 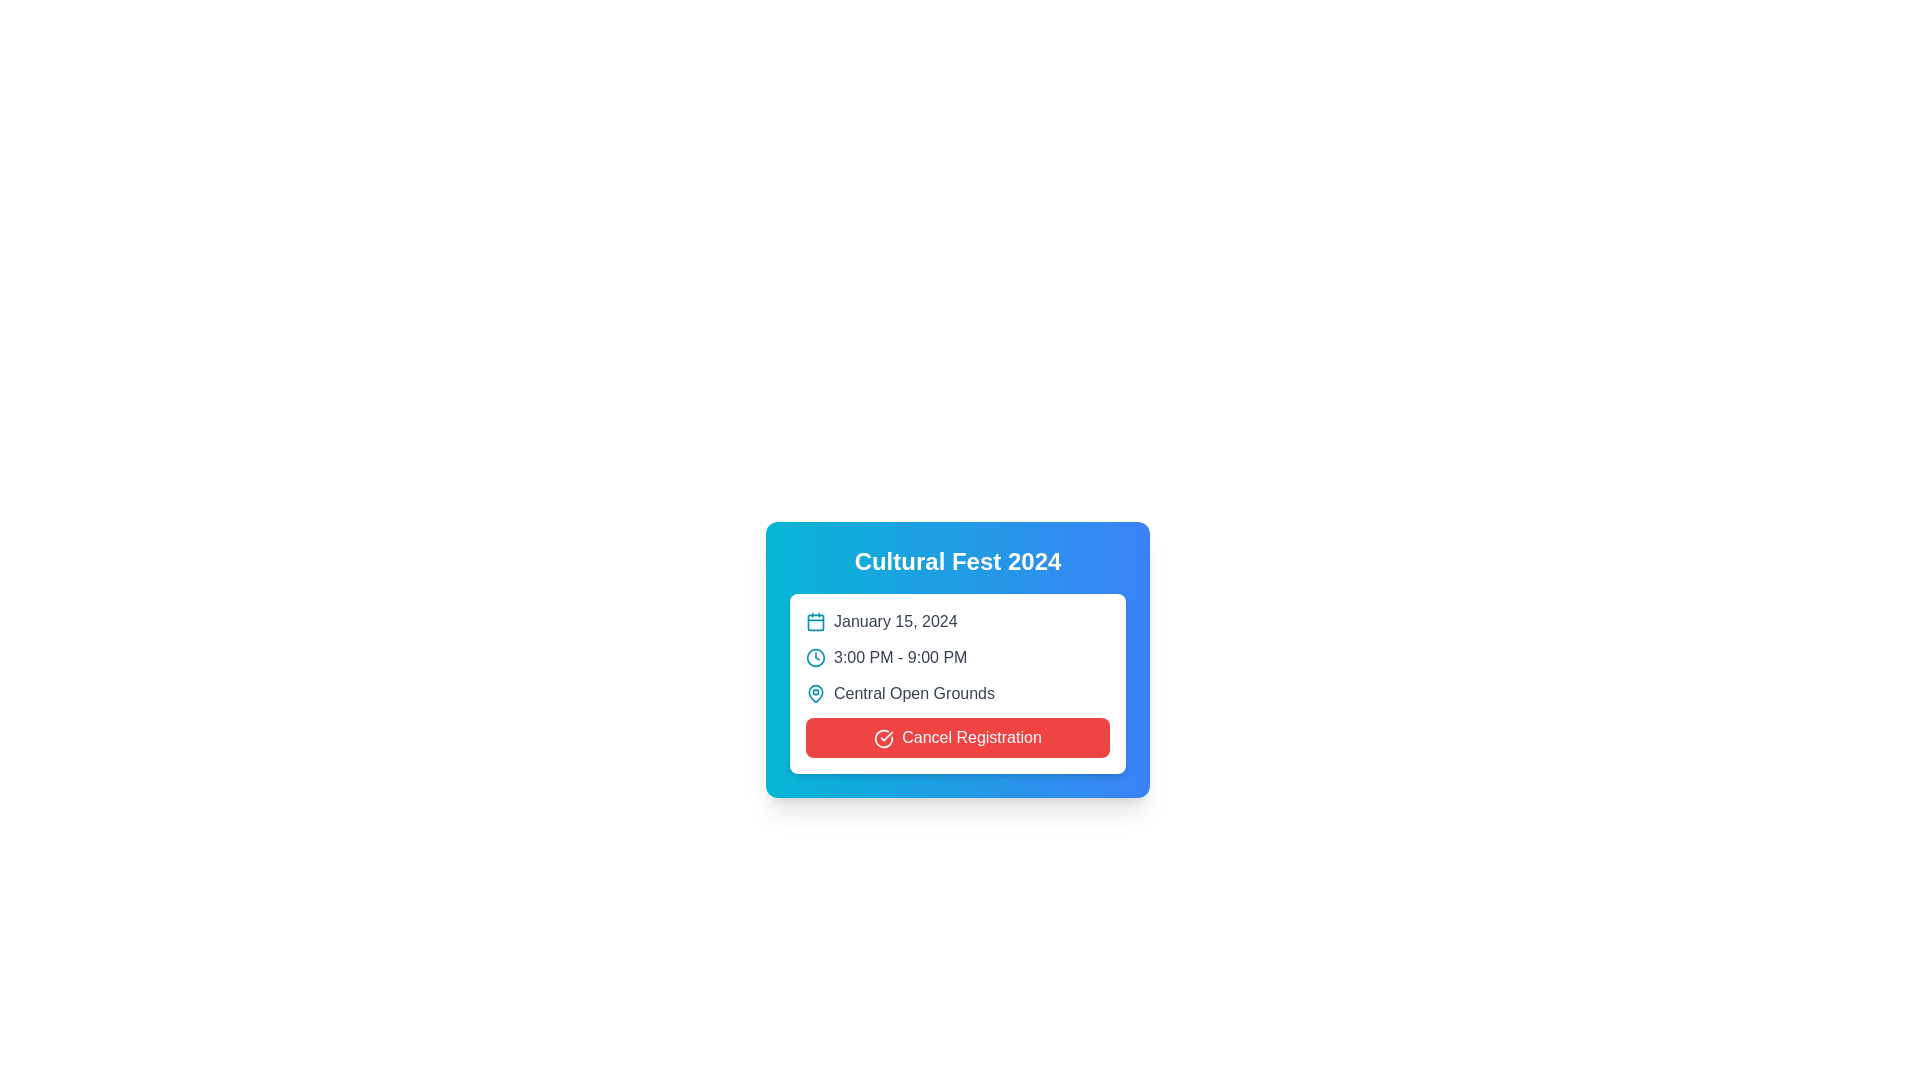 What do you see at coordinates (957, 693) in the screenshot?
I see `the text label displaying the location name in the card layout, which is positioned as the third textual row below the time details '3:00 PM - 9:00 PM'` at bounding box center [957, 693].